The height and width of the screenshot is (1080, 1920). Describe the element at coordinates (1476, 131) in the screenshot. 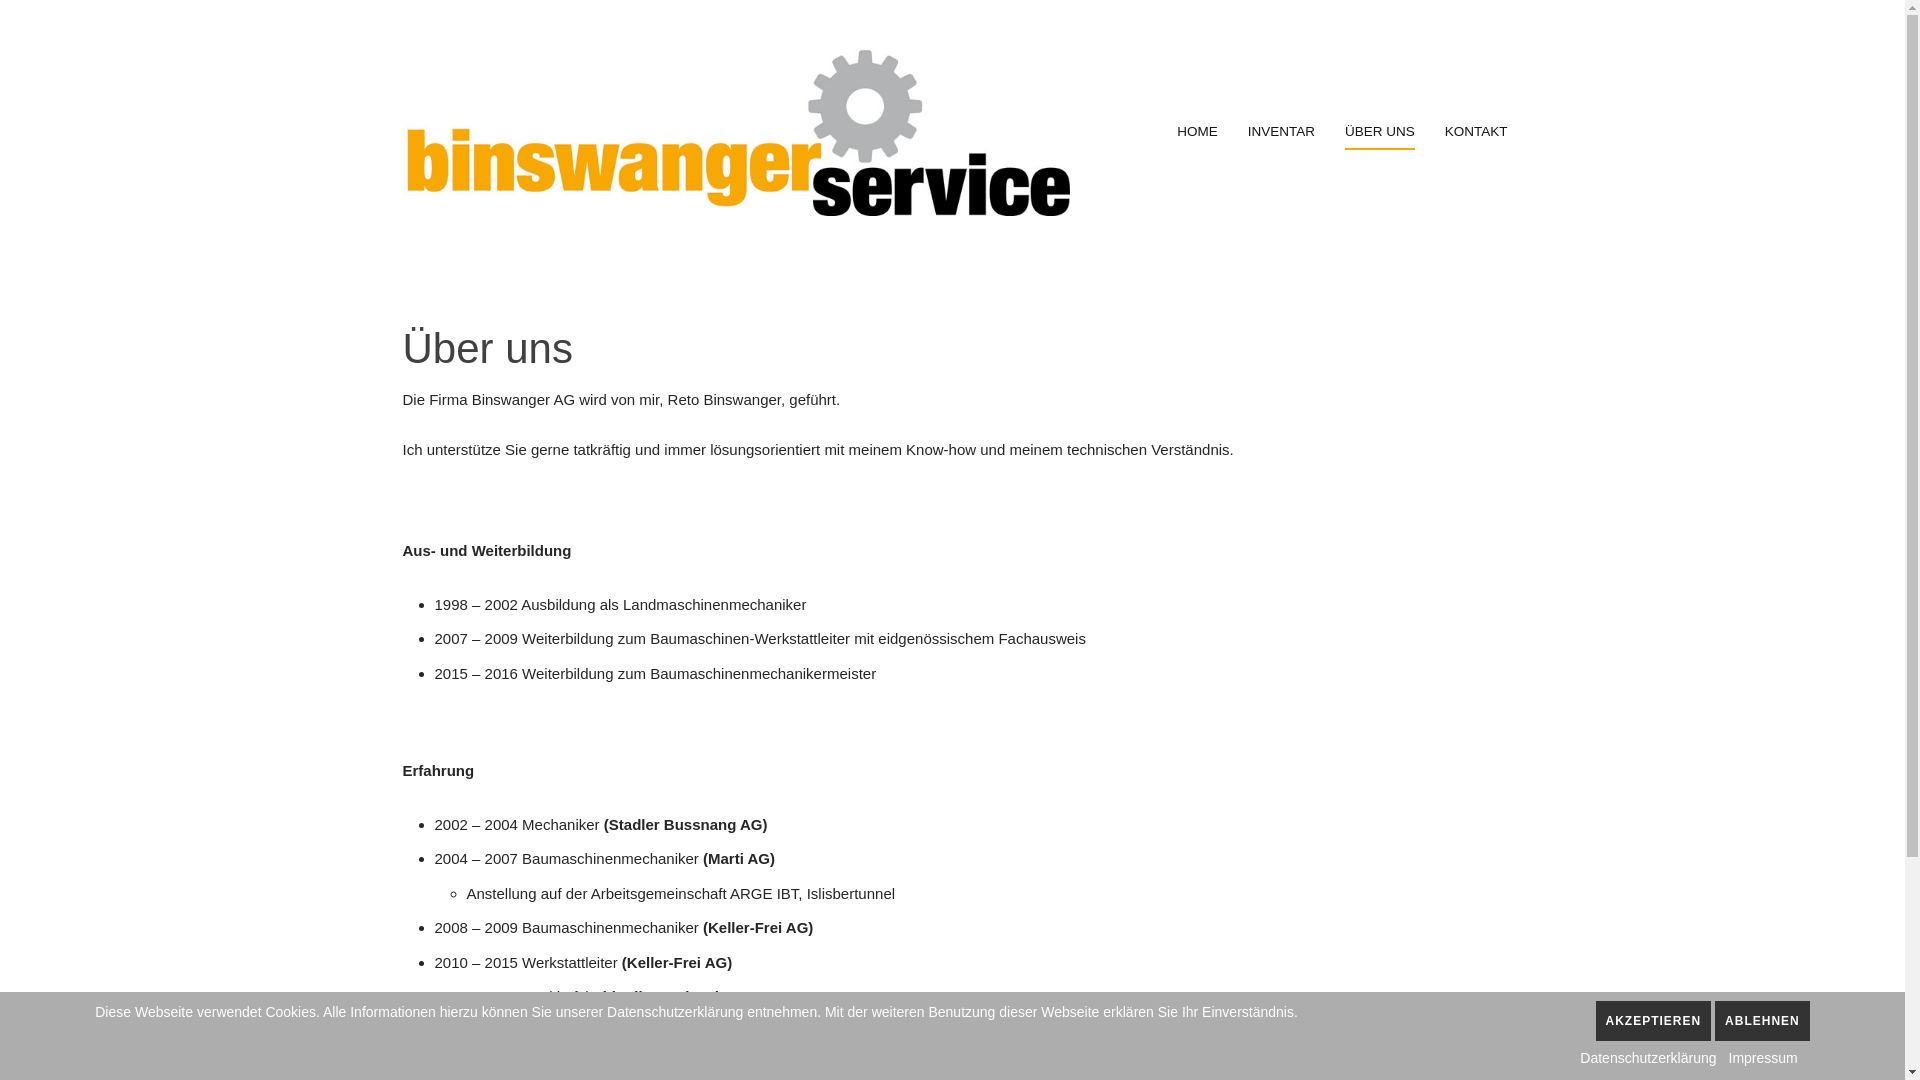

I see `'KONTAKT'` at that location.